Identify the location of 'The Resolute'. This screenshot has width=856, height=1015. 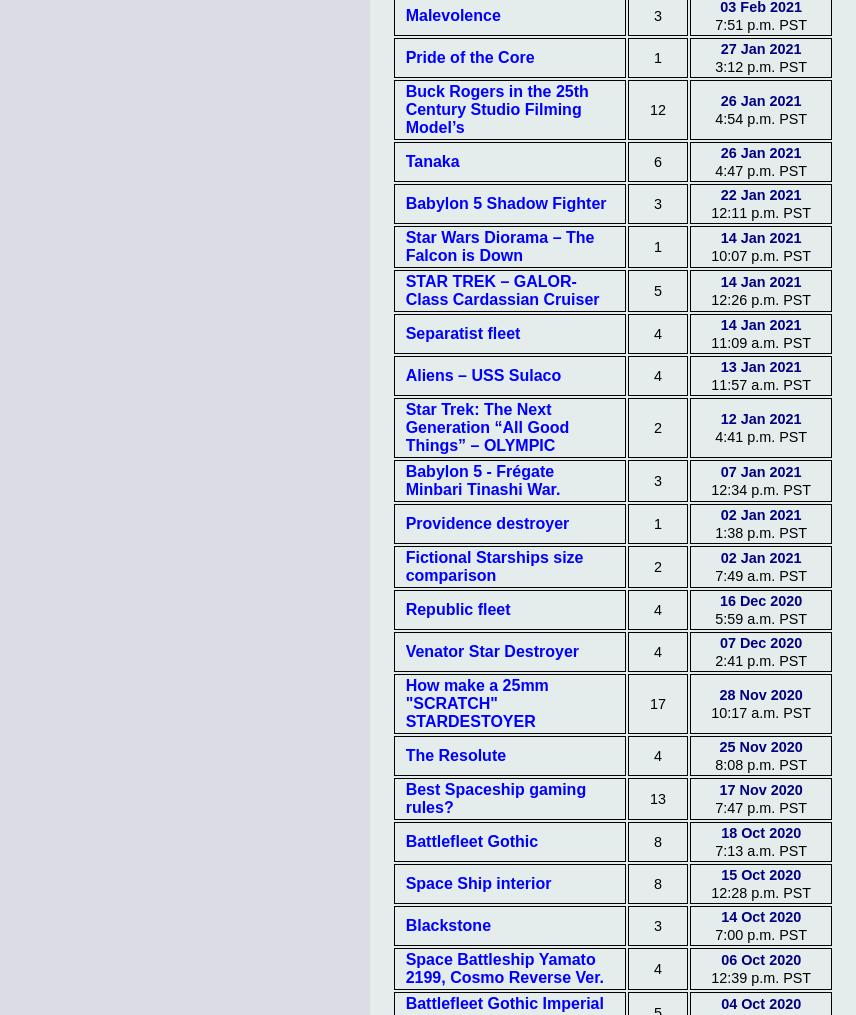
(455, 754).